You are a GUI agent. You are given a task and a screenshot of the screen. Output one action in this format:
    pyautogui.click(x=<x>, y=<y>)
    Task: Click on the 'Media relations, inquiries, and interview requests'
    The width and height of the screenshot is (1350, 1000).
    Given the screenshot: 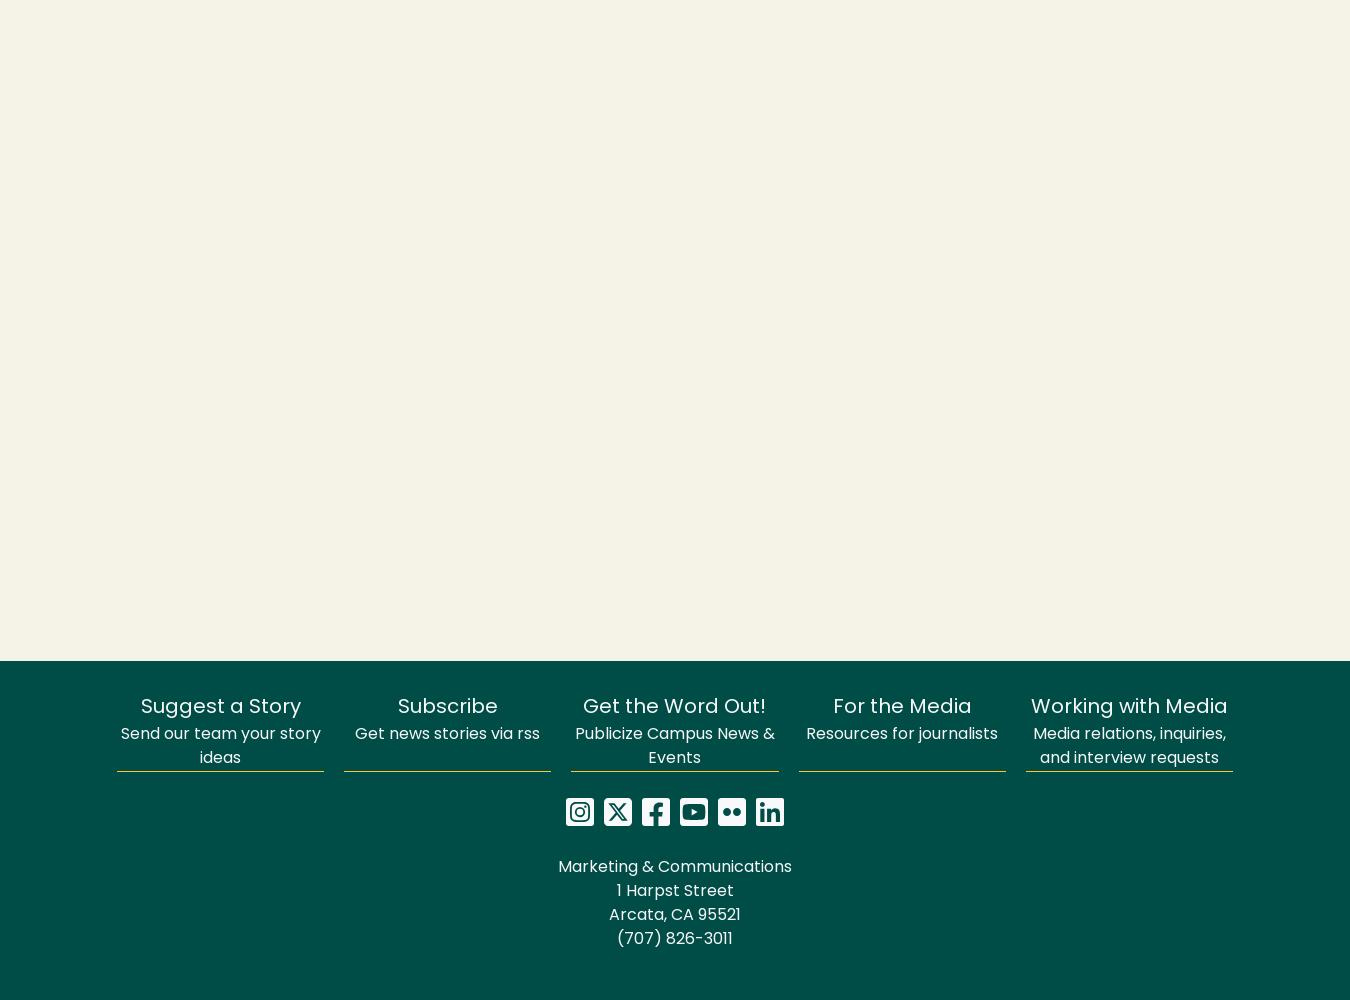 What is the action you would take?
    pyautogui.click(x=1127, y=746)
    